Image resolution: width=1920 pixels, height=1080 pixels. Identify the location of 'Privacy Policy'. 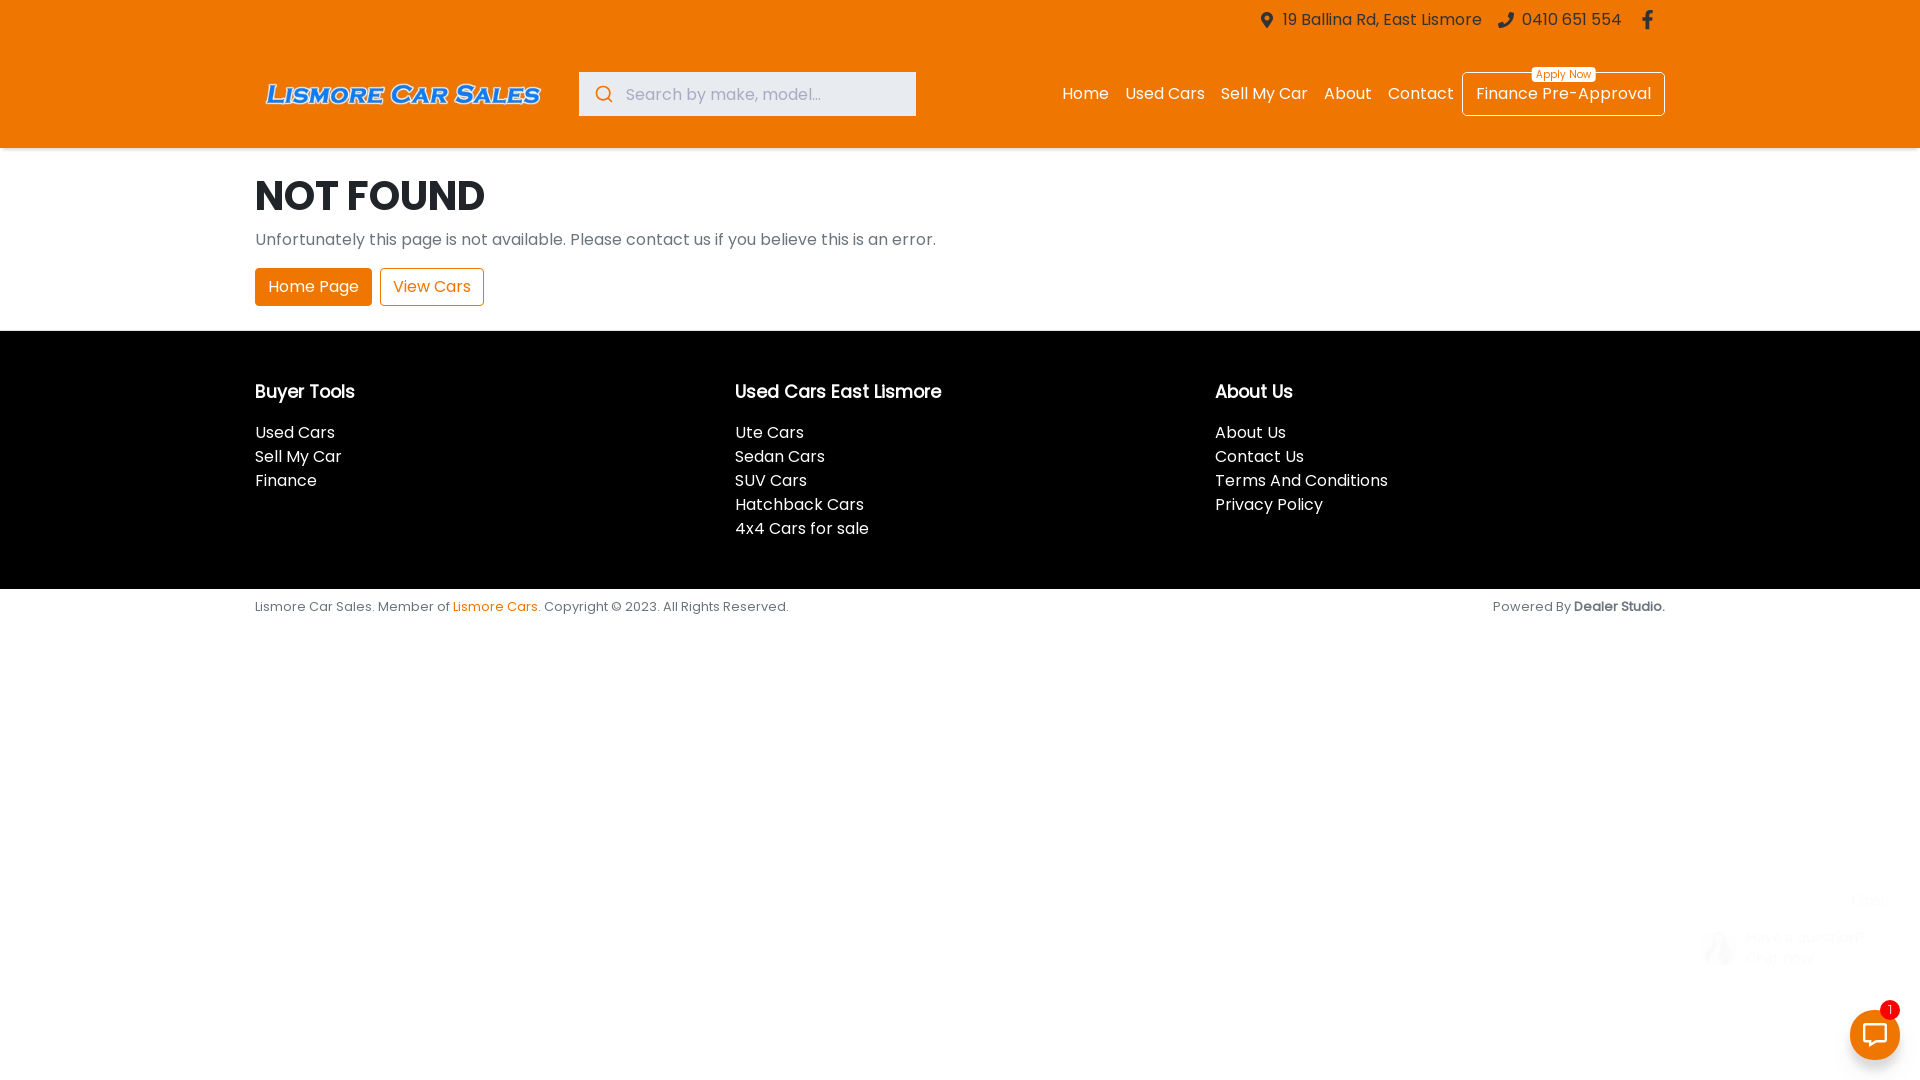
(1267, 503).